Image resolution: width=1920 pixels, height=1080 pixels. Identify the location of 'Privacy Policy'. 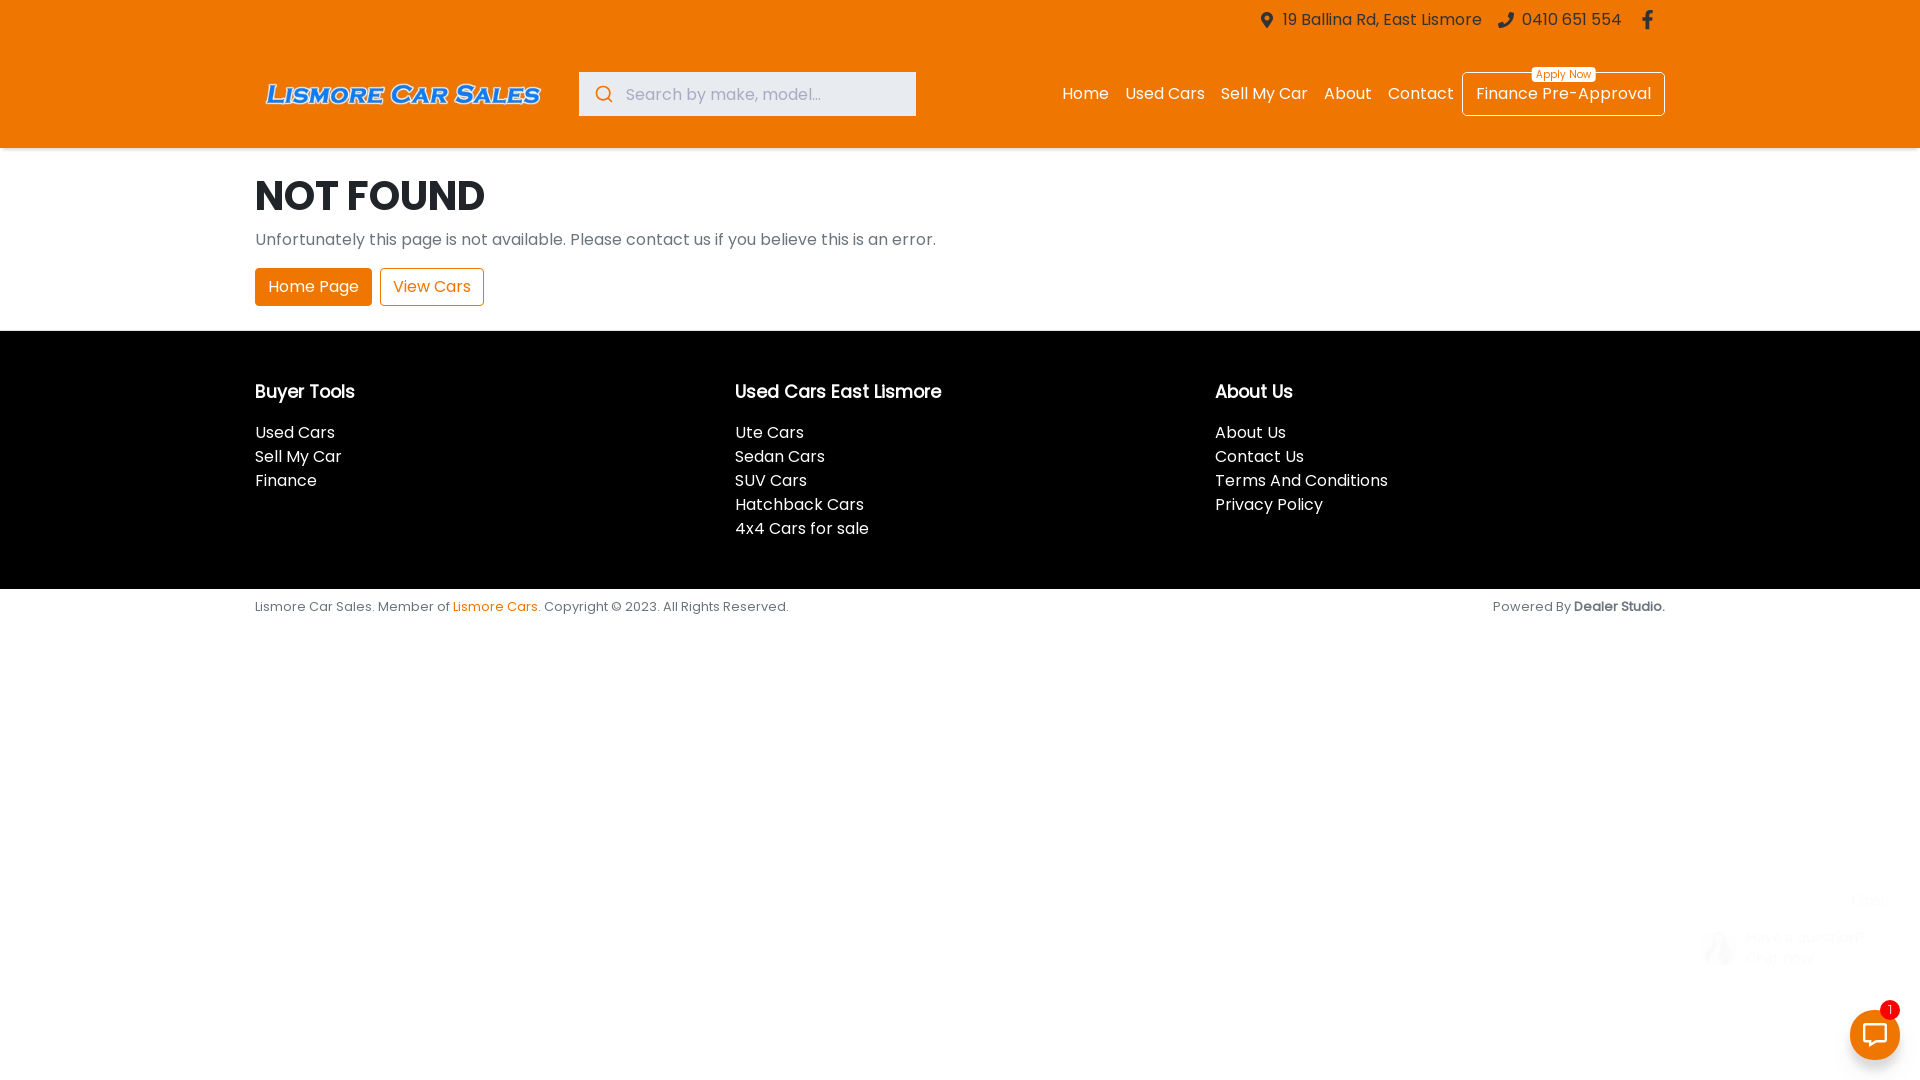
(1267, 503).